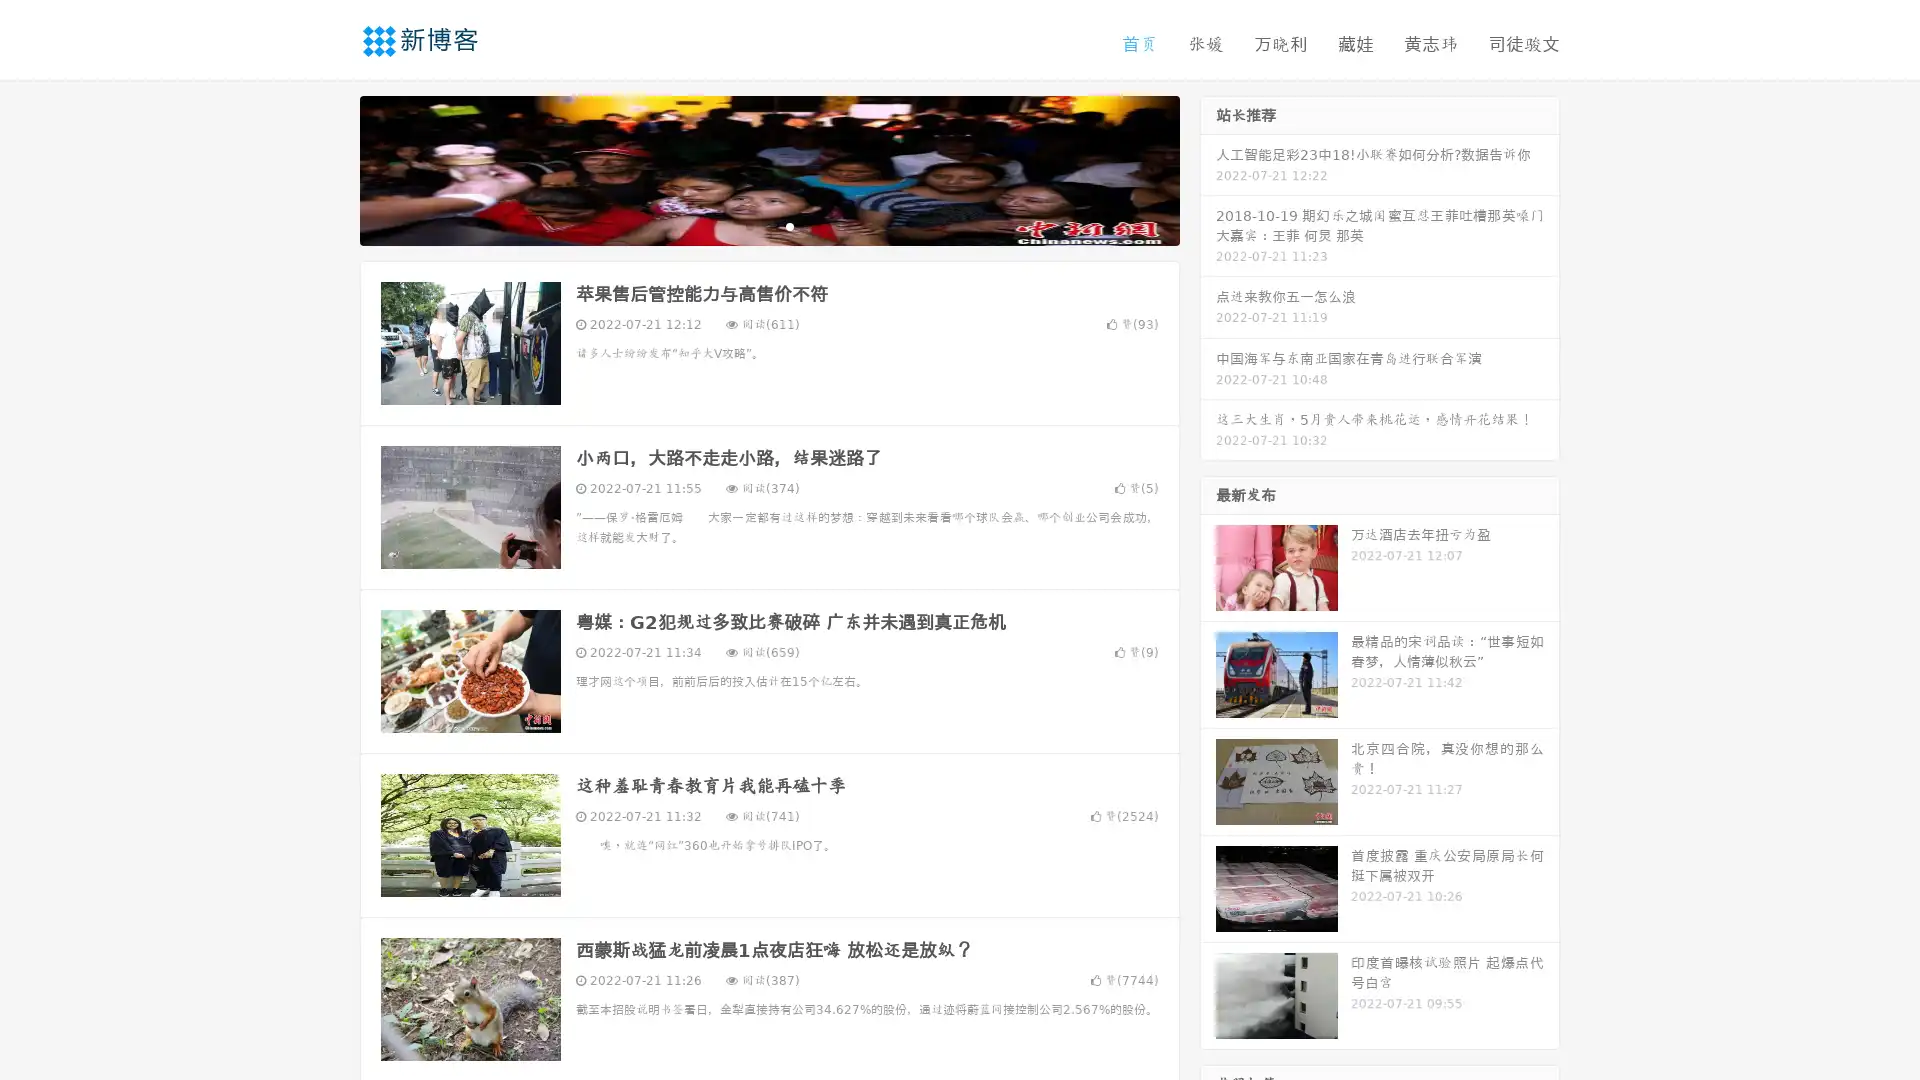  I want to click on Go to slide 2, so click(768, 225).